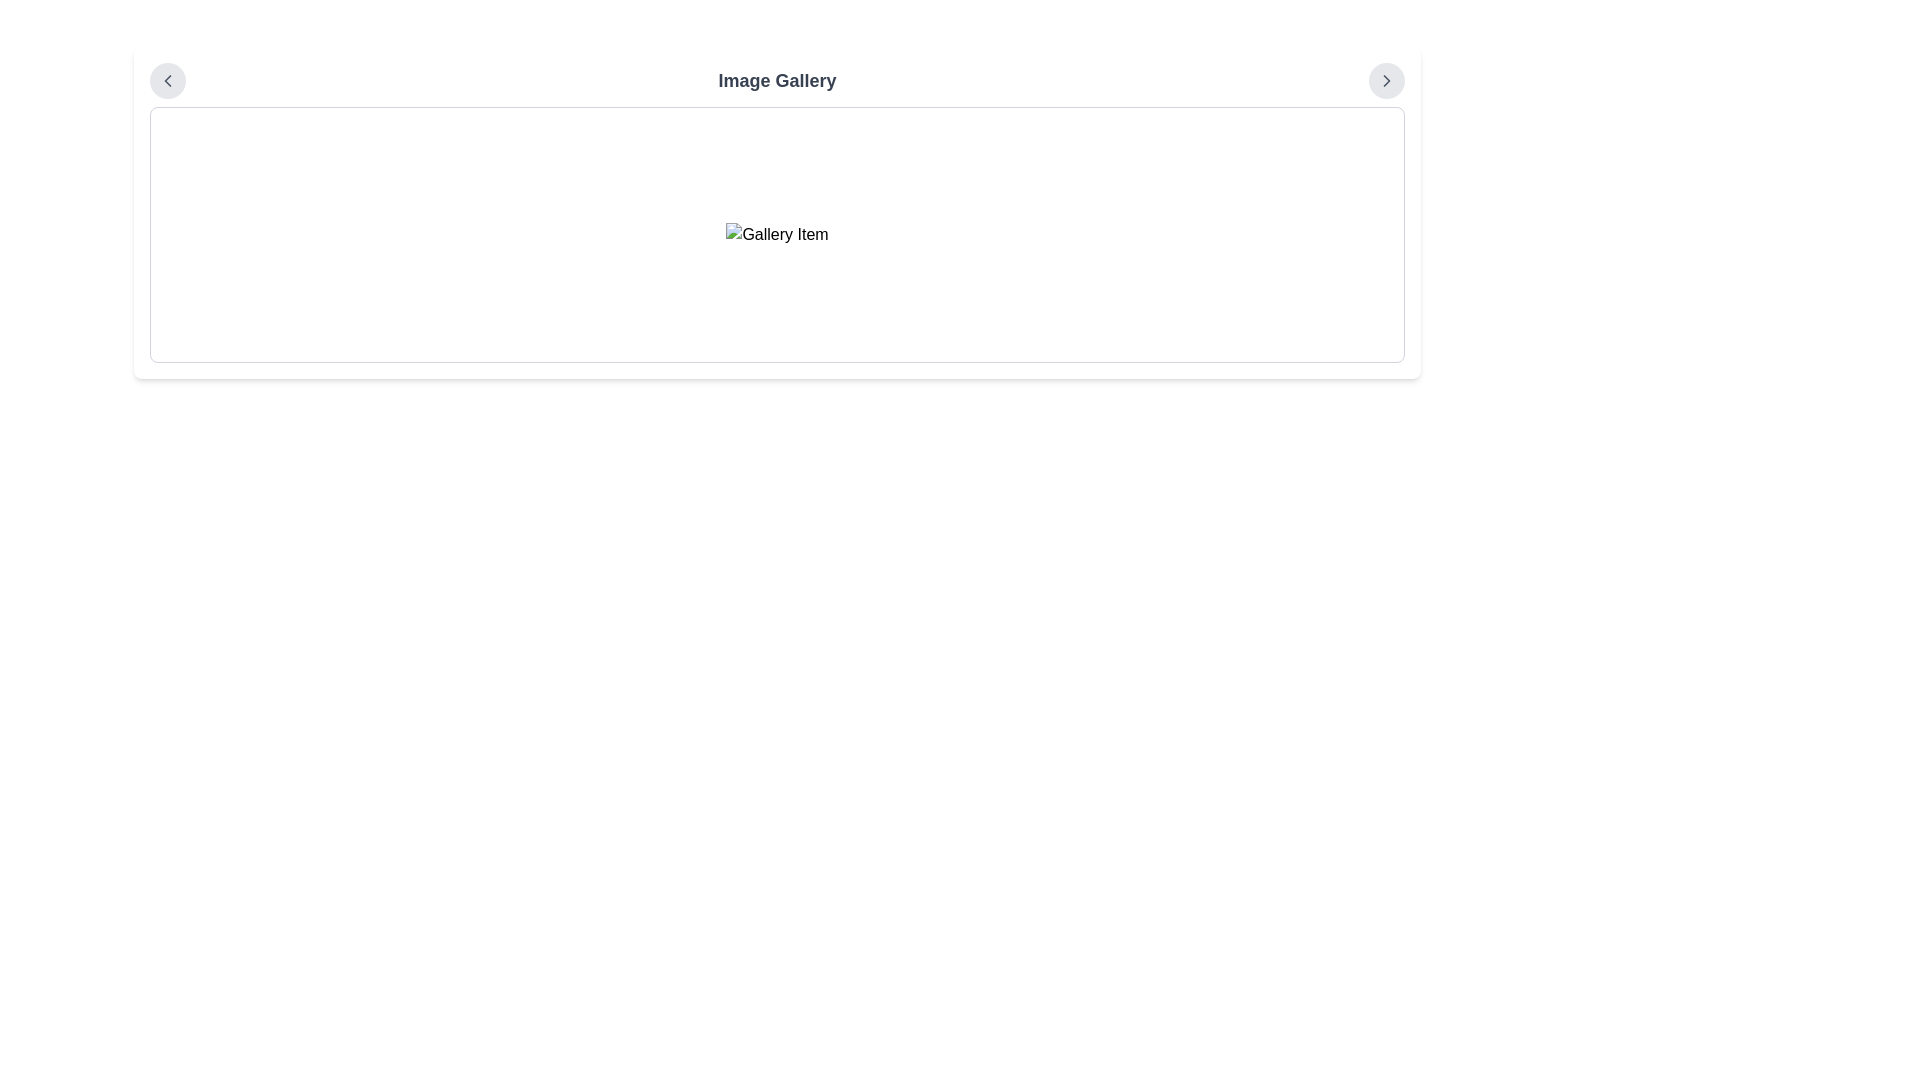  Describe the element at coordinates (168, 80) in the screenshot. I see `the navigation button on the far left side of the header section of the 'Image Gallery' layout` at that location.